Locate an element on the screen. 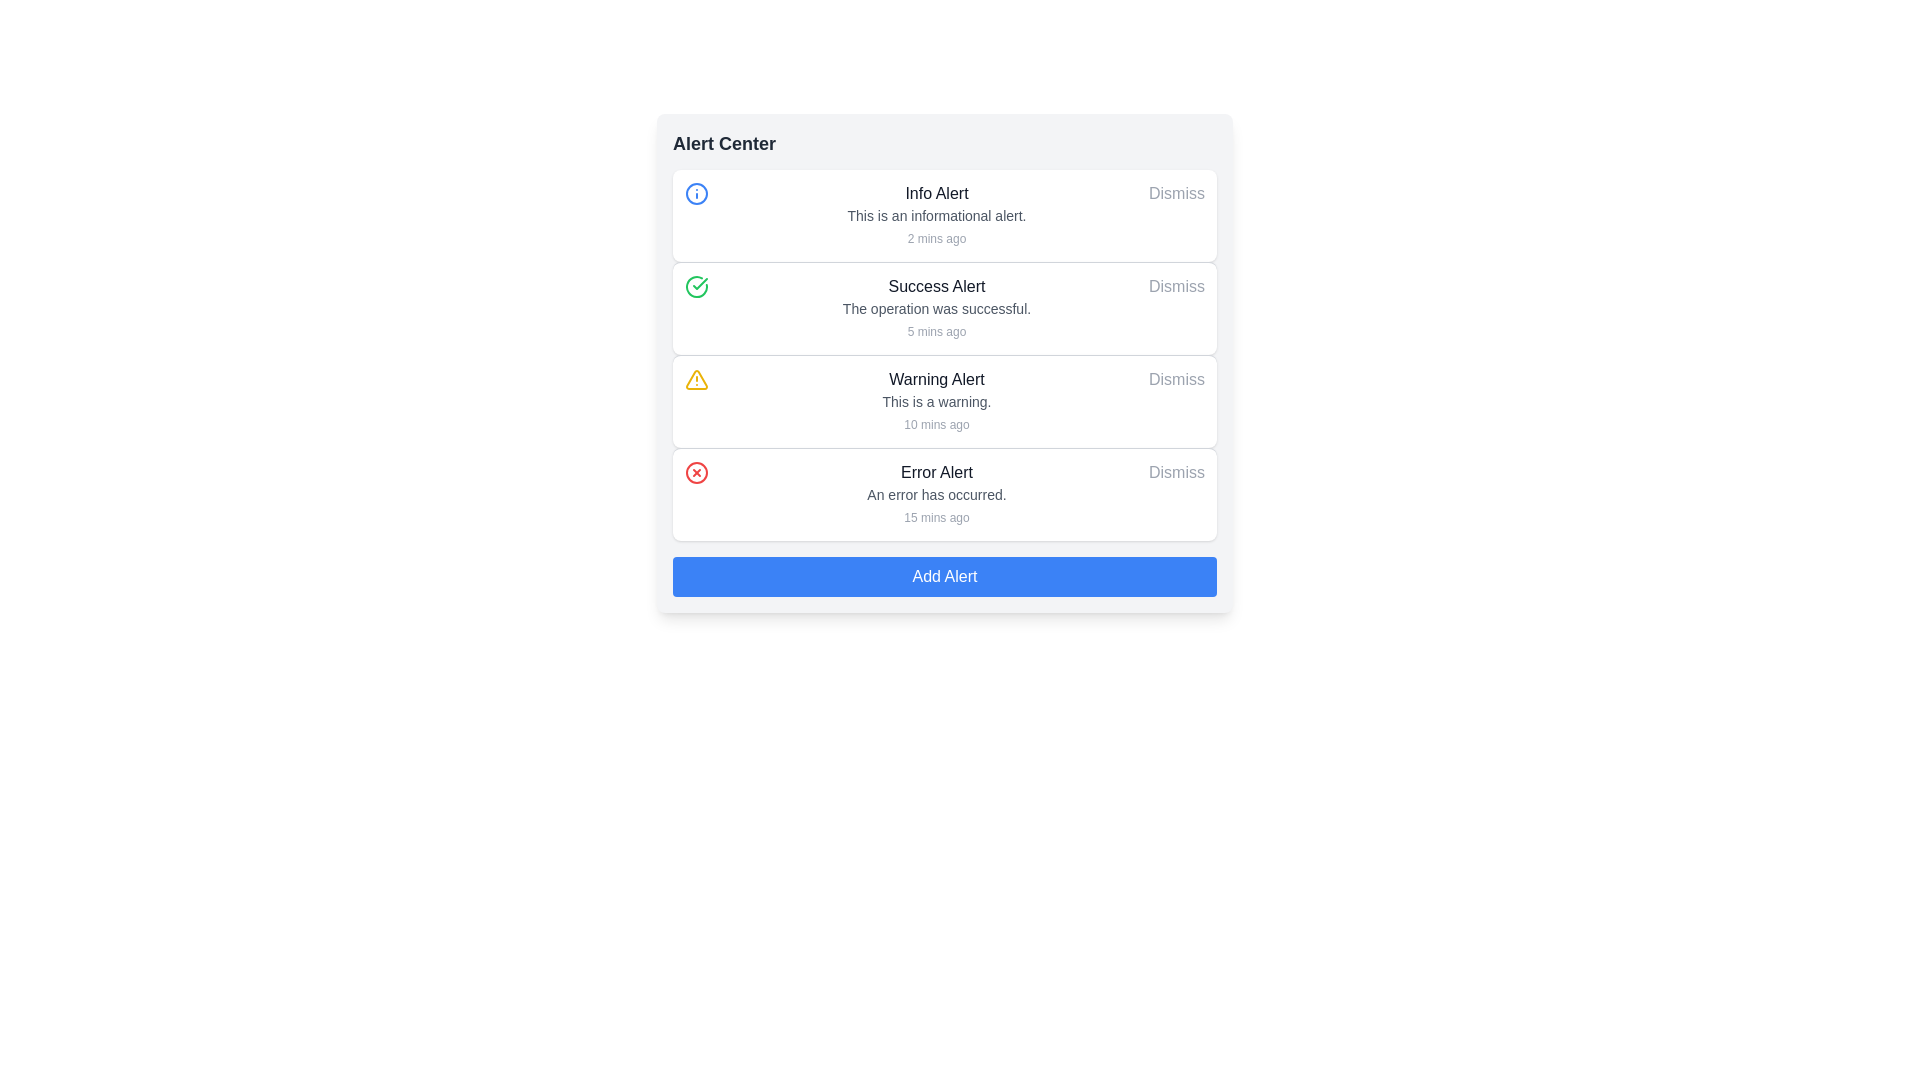 Image resolution: width=1920 pixels, height=1080 pixels. the 'Dismiss' button styled as a text link in the top-right corner of the alert card to change its color is located at coordinates (1176, 193).